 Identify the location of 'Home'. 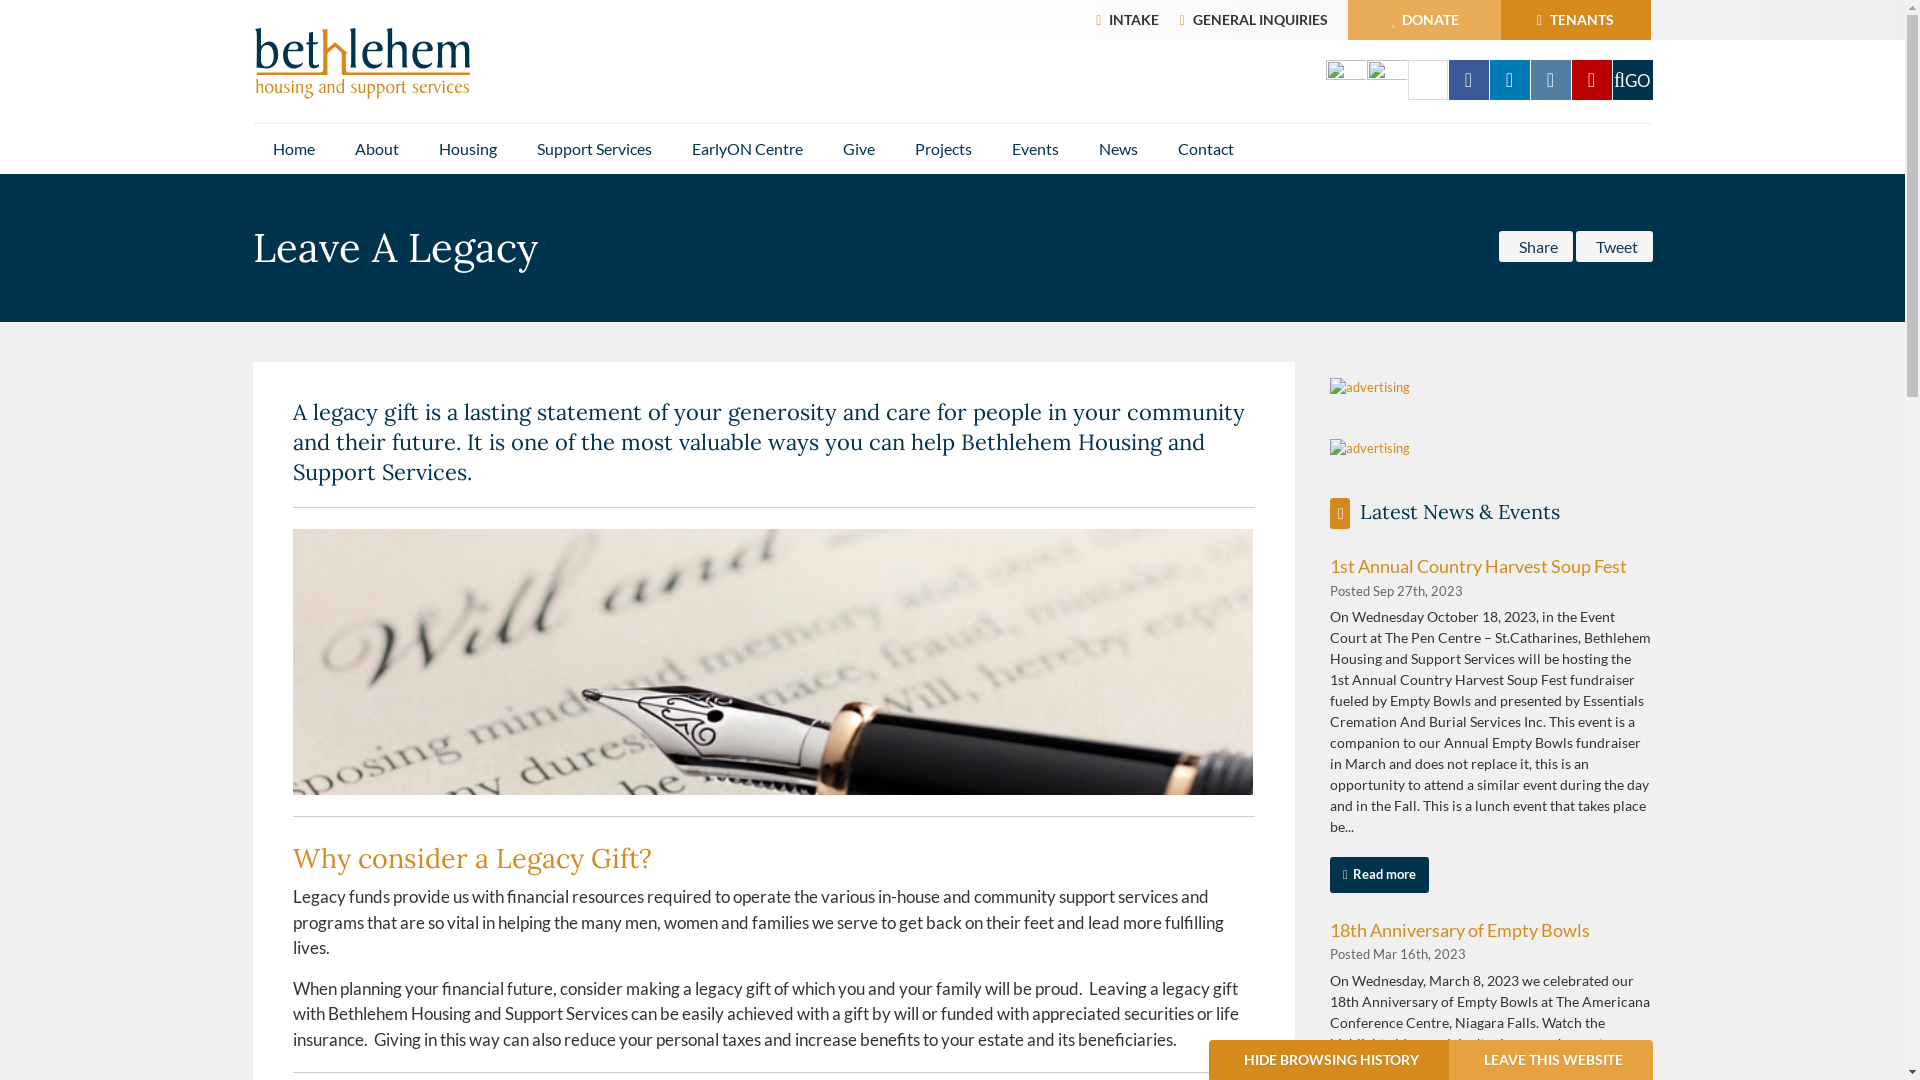
(291, 148).